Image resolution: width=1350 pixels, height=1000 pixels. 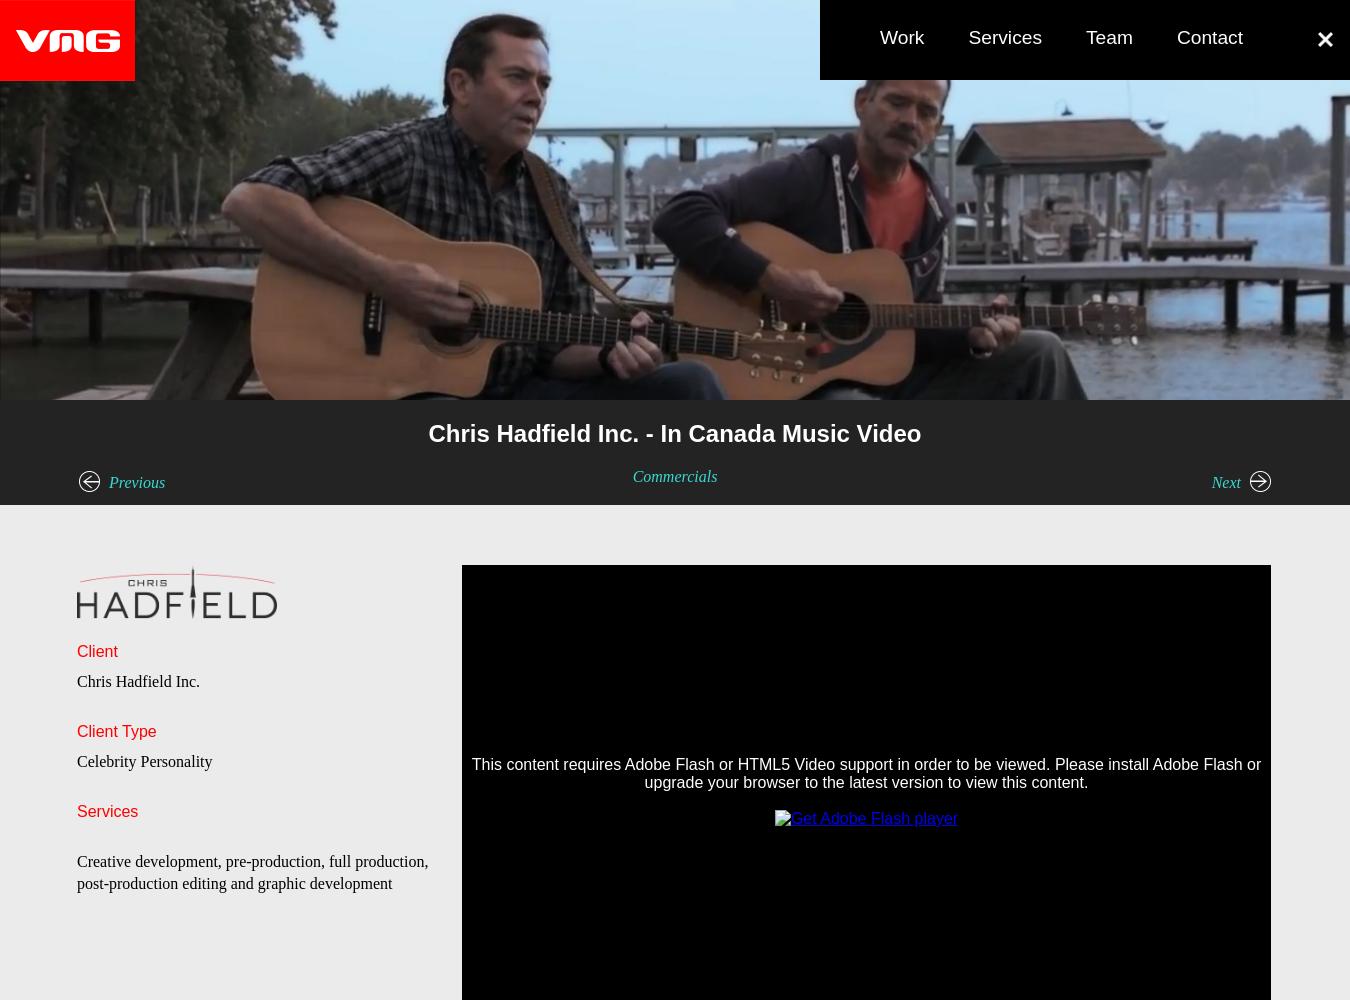 I want to click on 'Contact', so click(x=1208, y=37).